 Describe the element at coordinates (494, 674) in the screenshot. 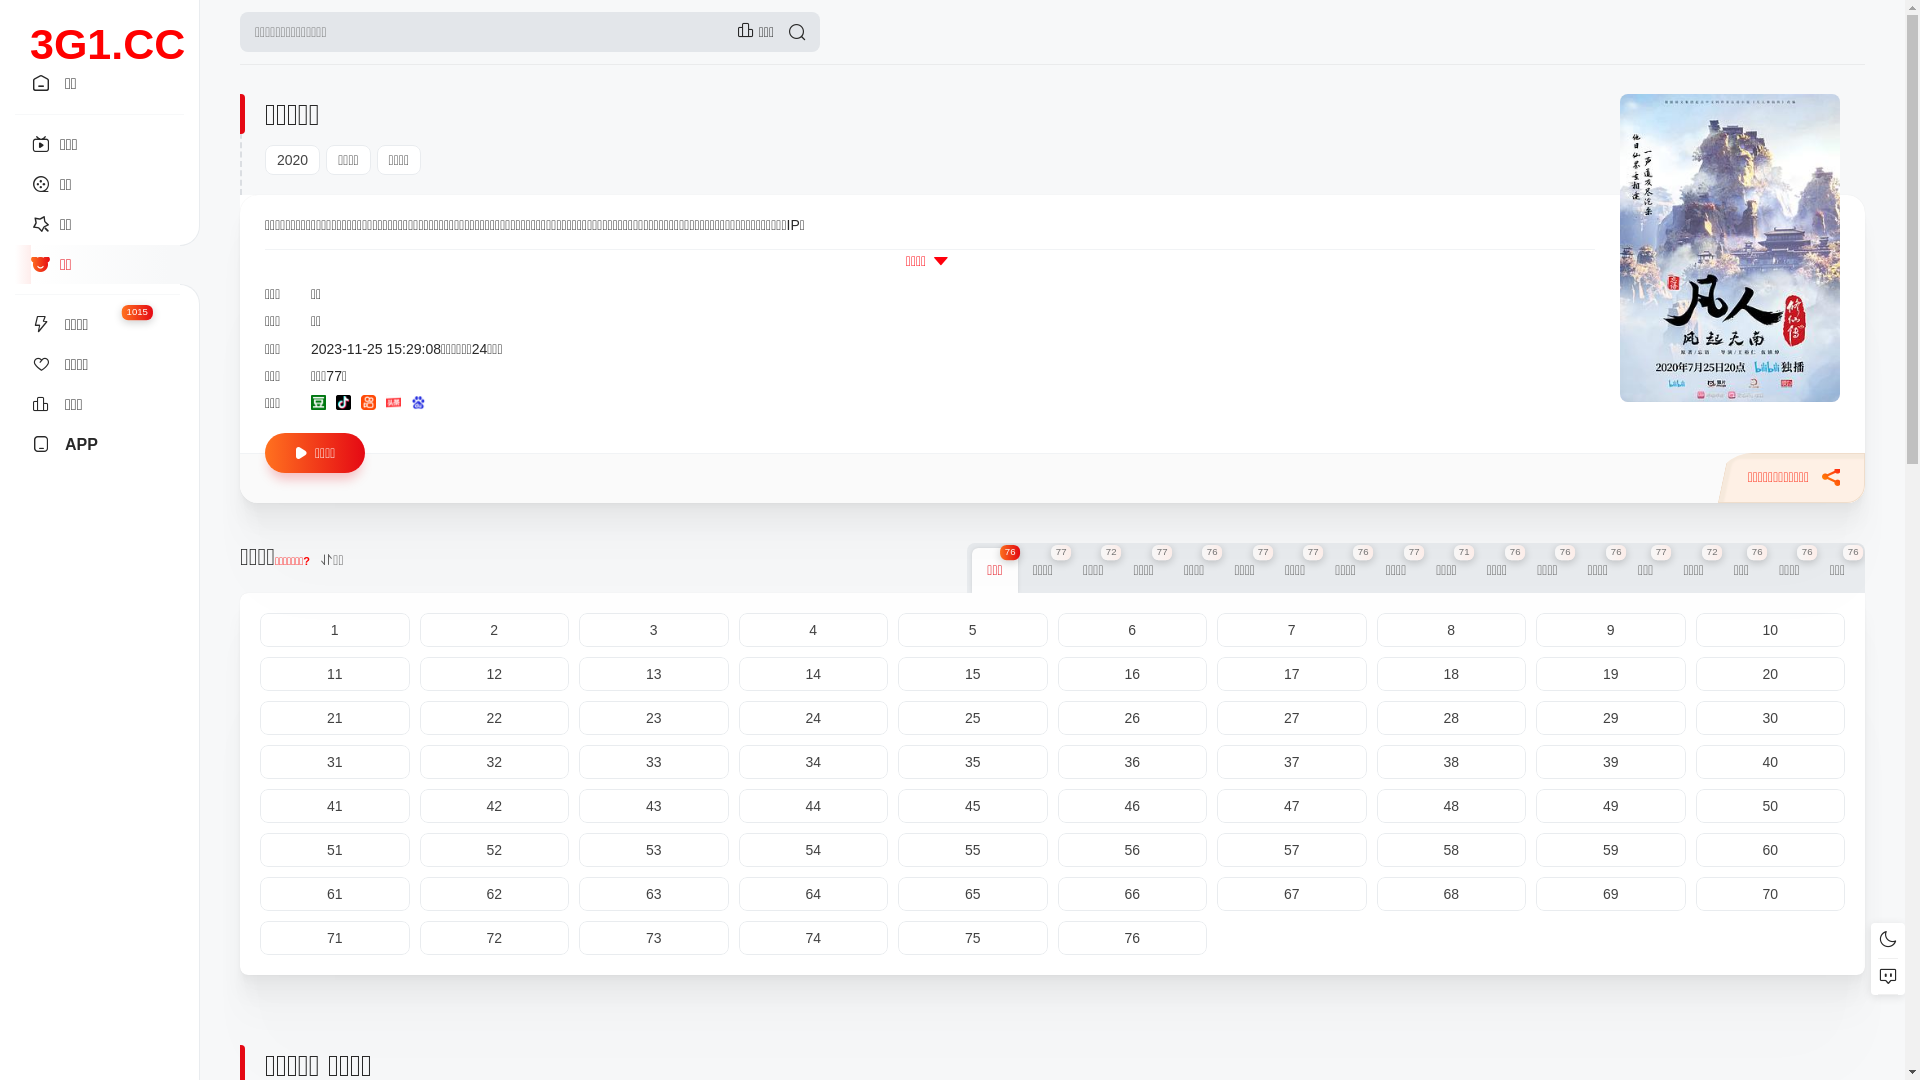

I see `'12'` at that location.